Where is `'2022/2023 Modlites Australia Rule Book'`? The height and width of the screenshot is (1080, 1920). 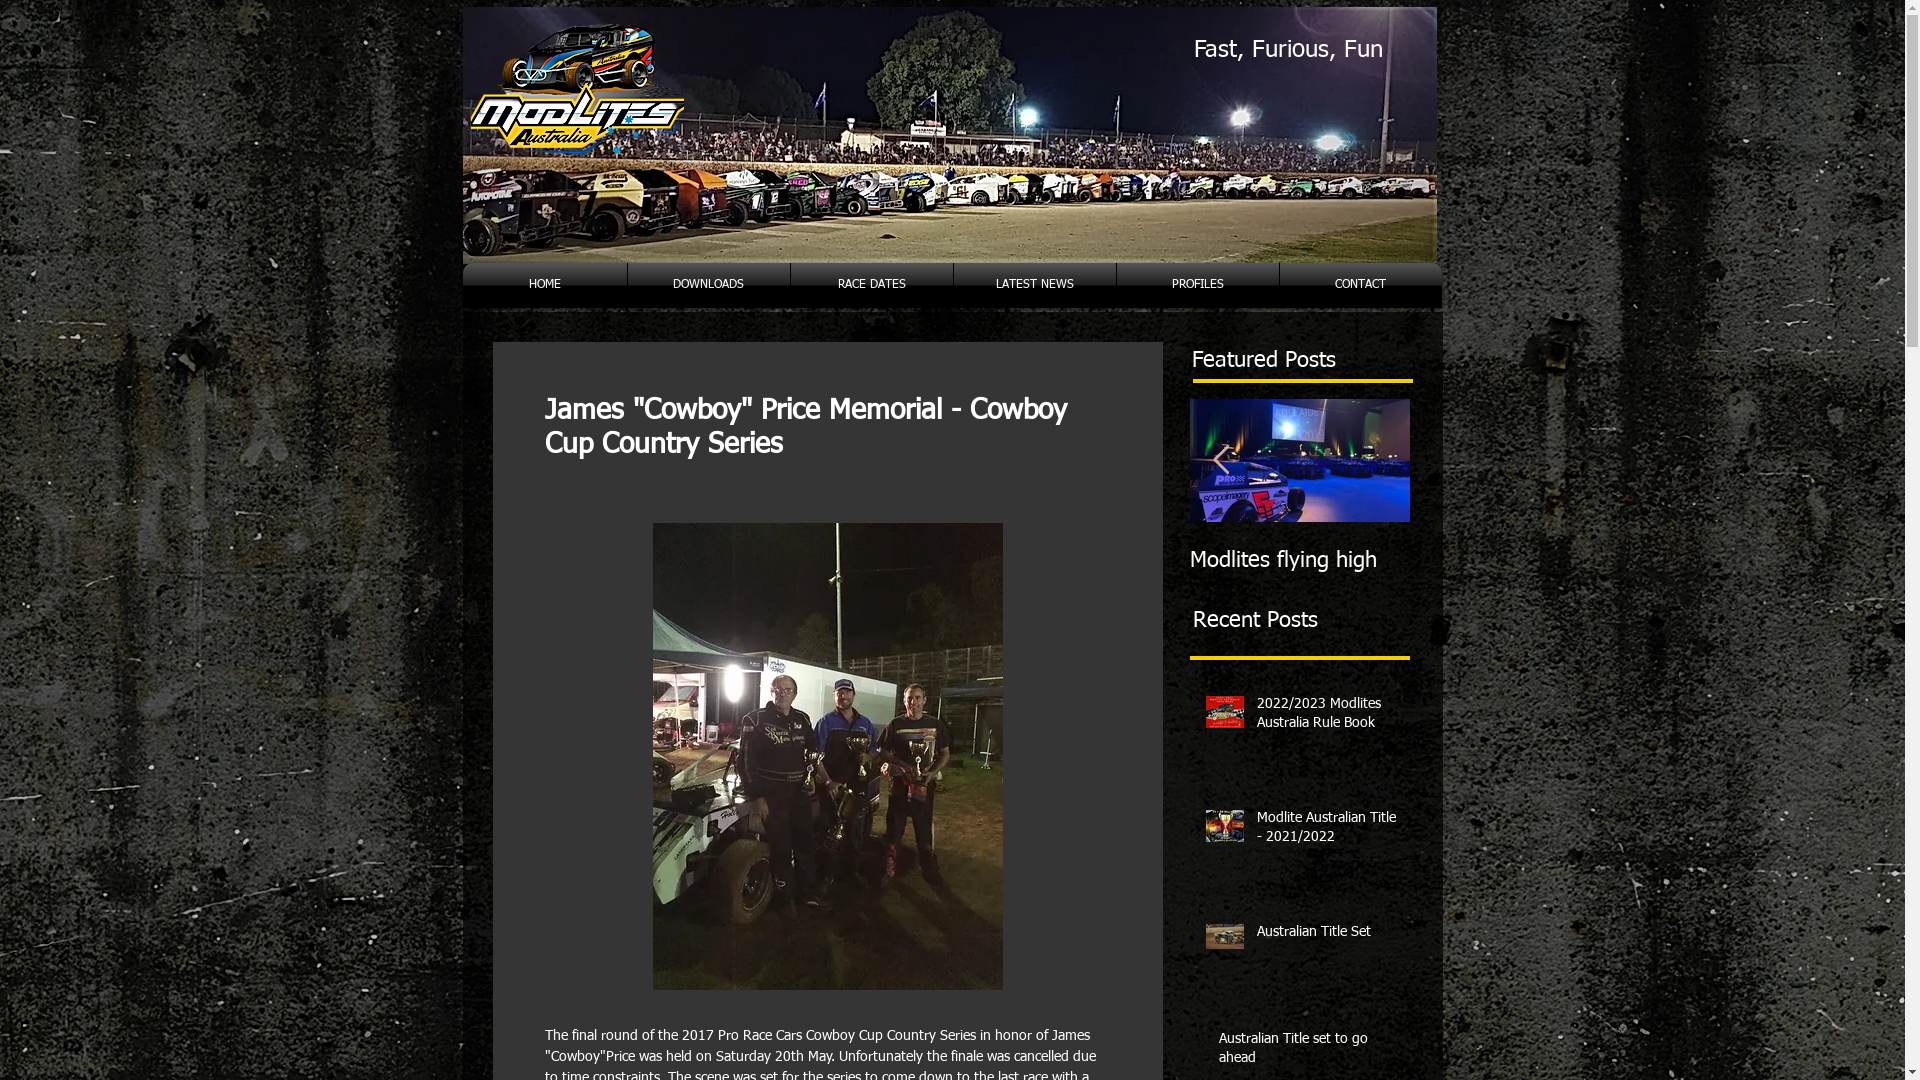
'2022/2023 Modlites Australia Rule Book' is located at coordinates (1255, 717).